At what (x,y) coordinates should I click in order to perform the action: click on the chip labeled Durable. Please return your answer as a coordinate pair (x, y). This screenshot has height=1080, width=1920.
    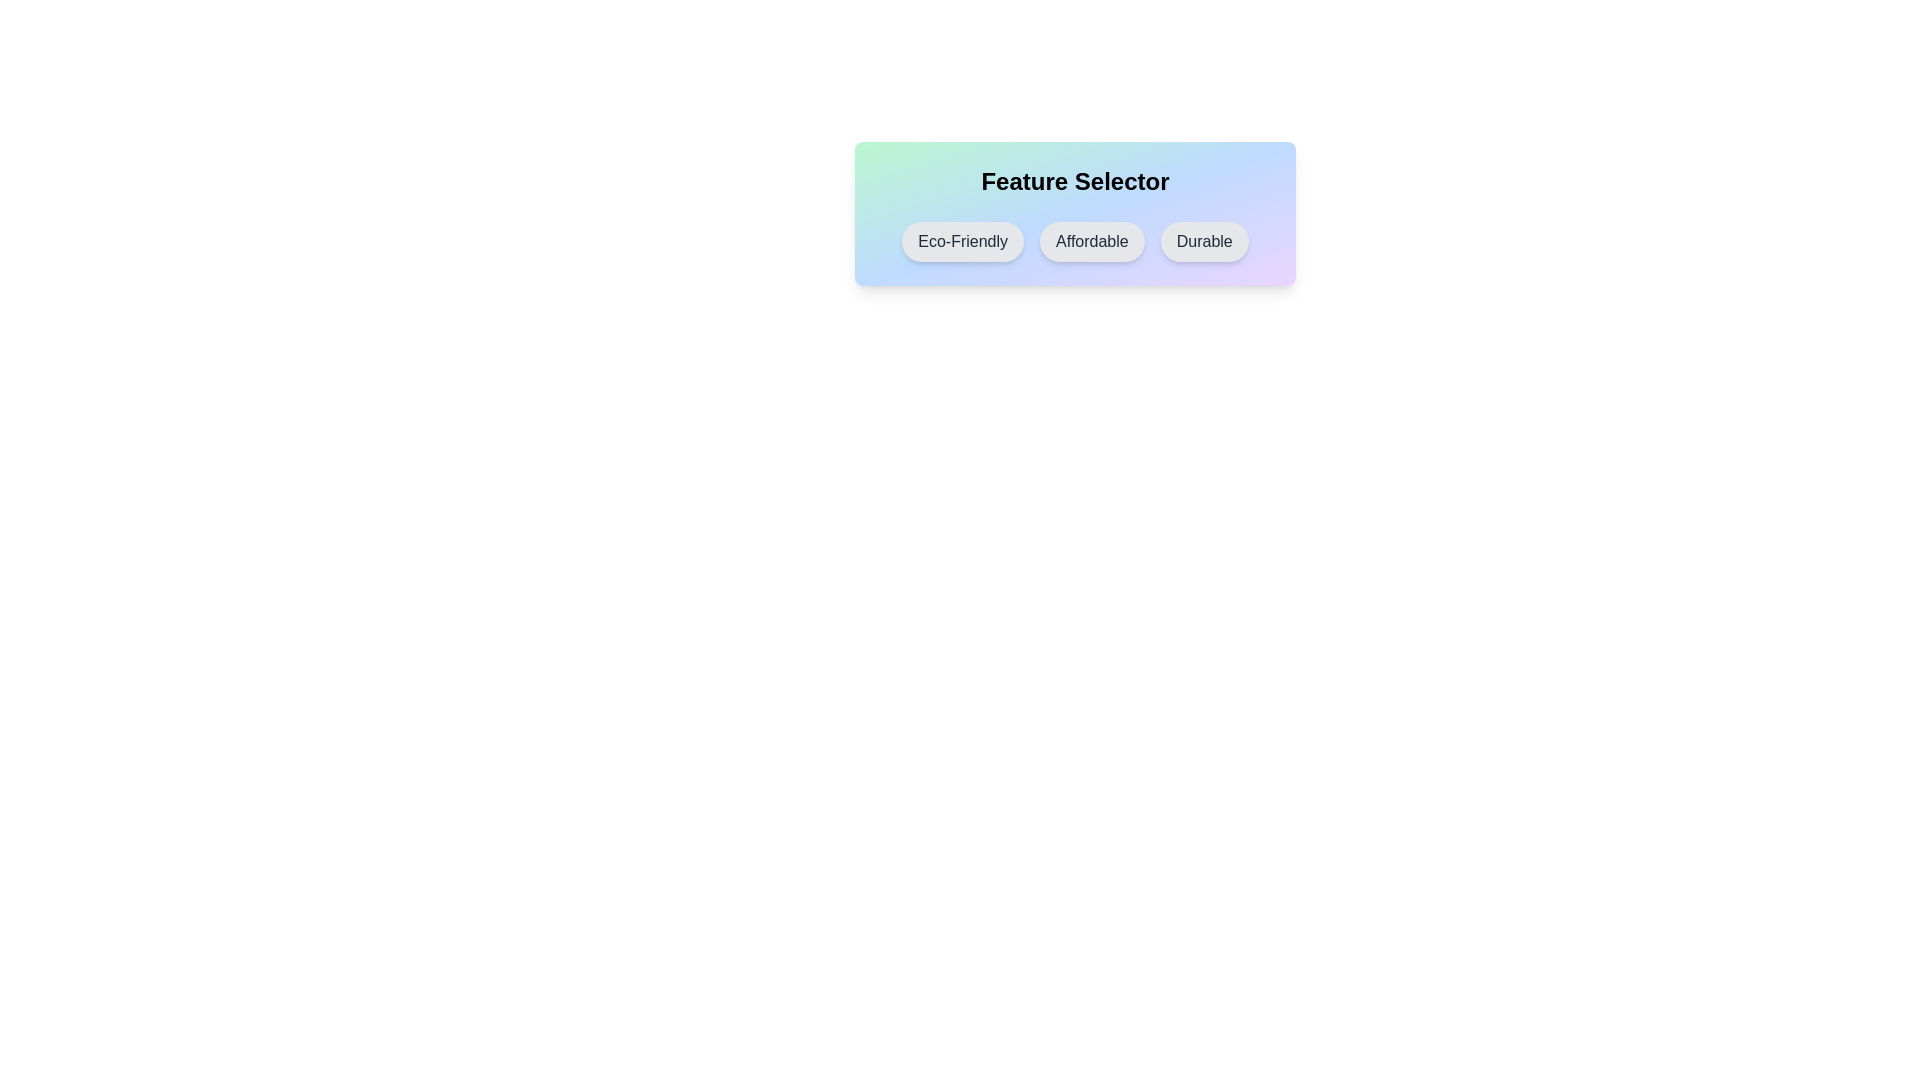
    Looking at the image, I should click on (1203, 241).